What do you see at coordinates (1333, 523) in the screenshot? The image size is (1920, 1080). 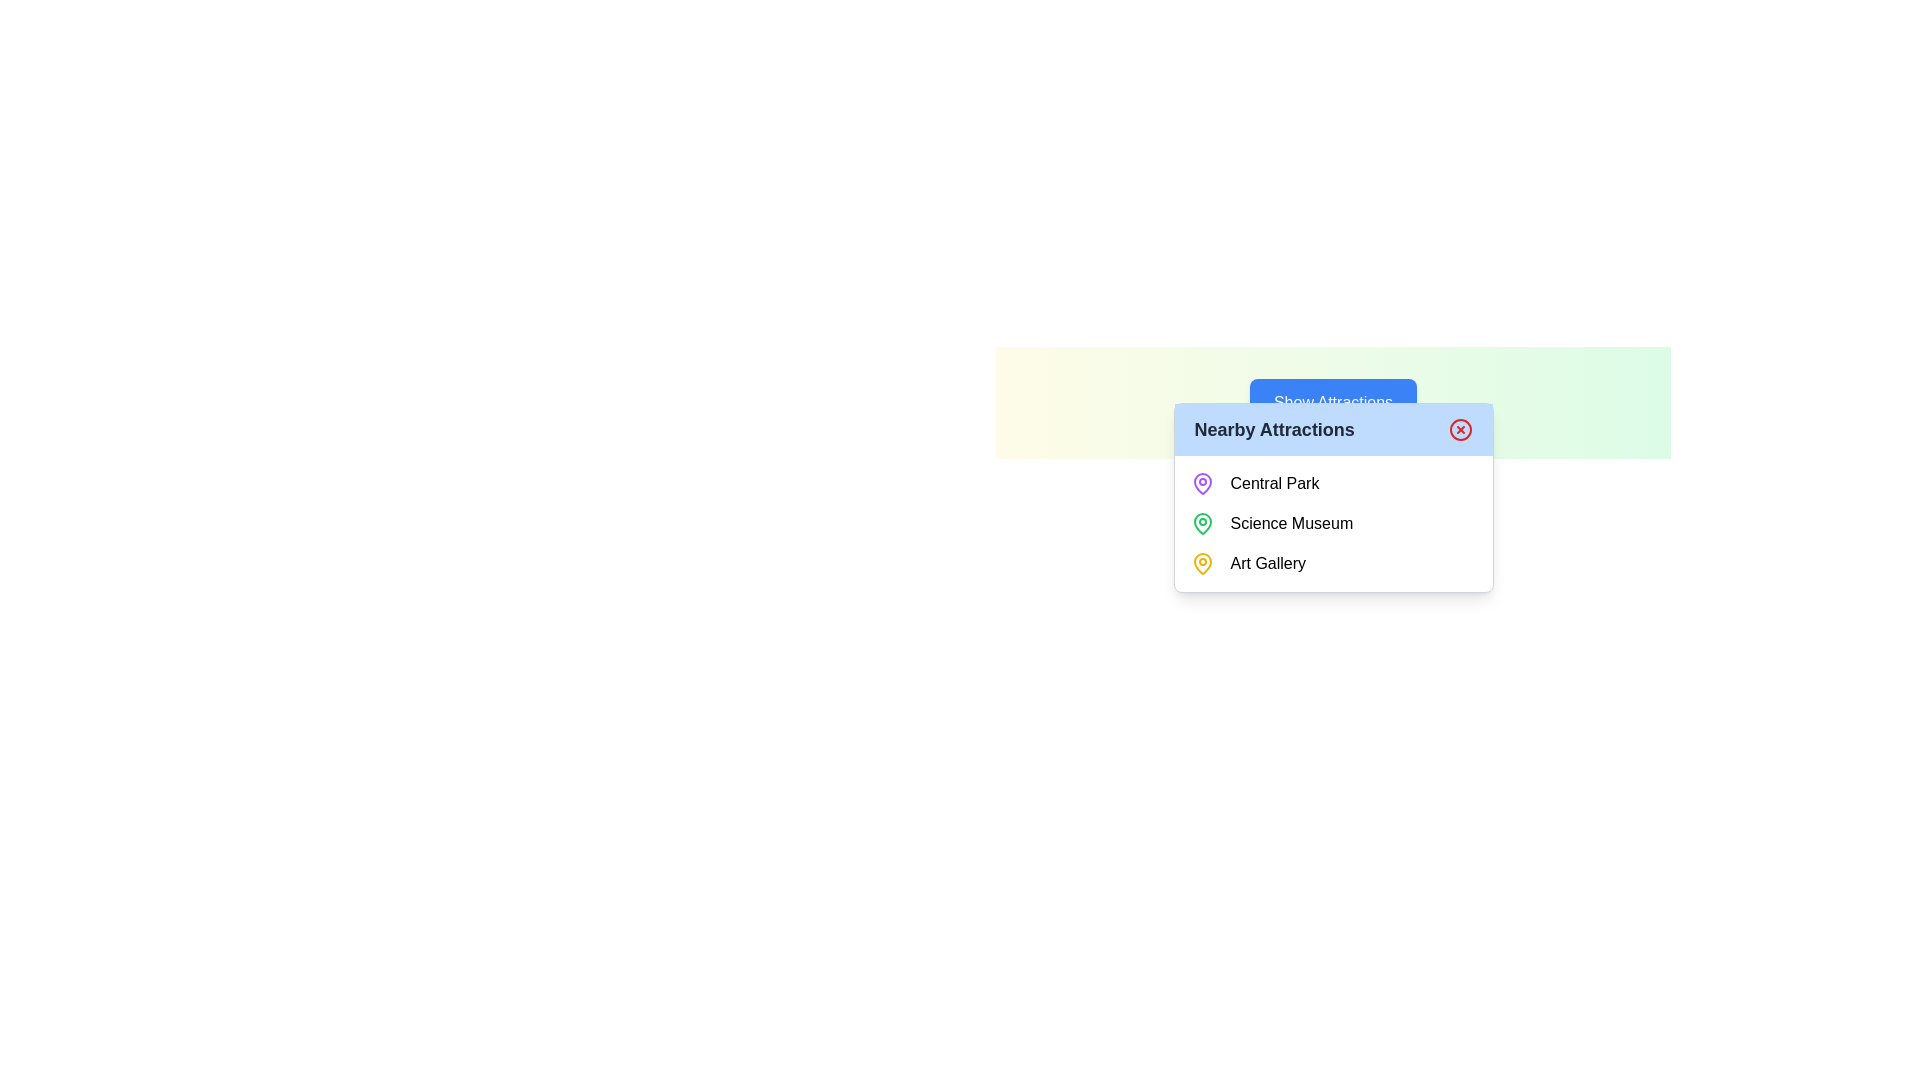 I see `the 'Science Museum' text with the green pin icon located in the 'Nearby Attractions' list, which is the second entry between 'Central Park' and 'Art Gallery'` at bounding box center [1333, 523].